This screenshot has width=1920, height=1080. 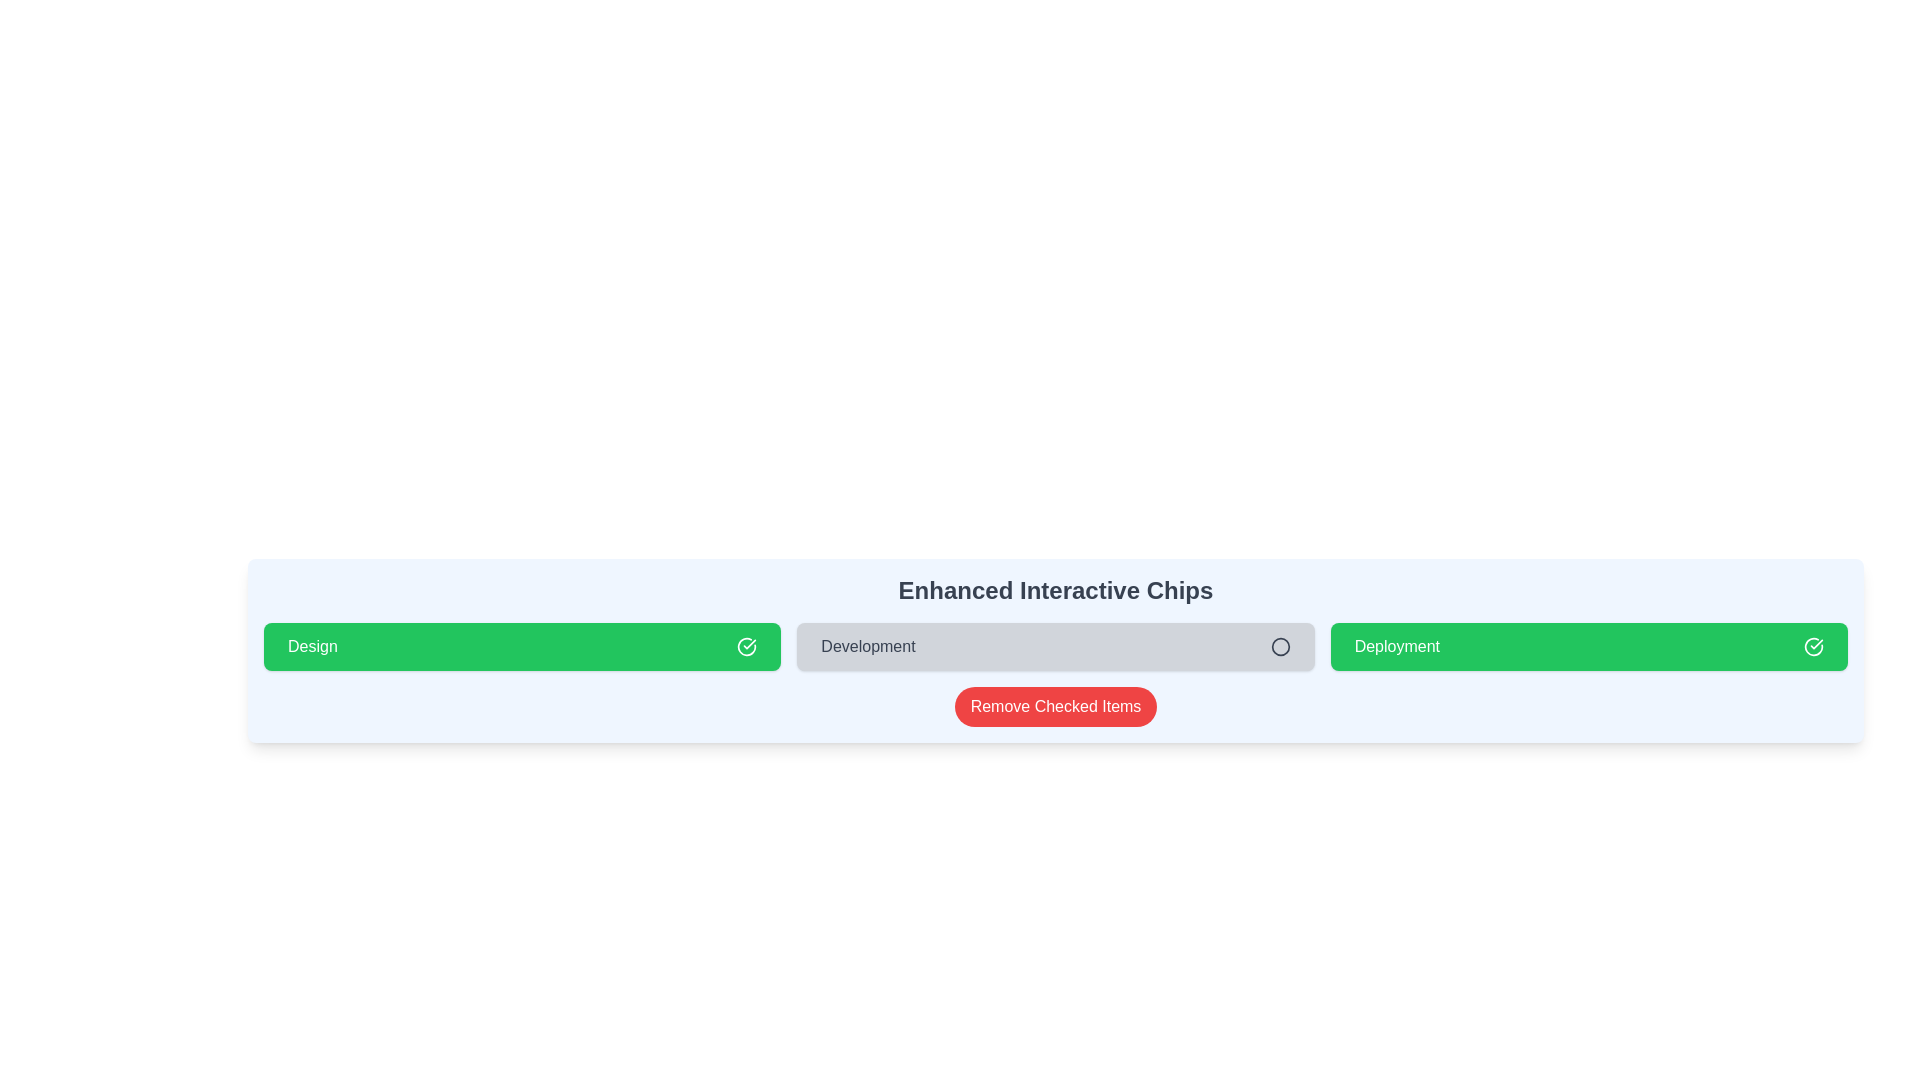 What do you see at coordinates (1055, 705) in the screenshot?
I see `the 'Remove Checked Items' button to remove all checked chips` at bounding box center [1055, 705].